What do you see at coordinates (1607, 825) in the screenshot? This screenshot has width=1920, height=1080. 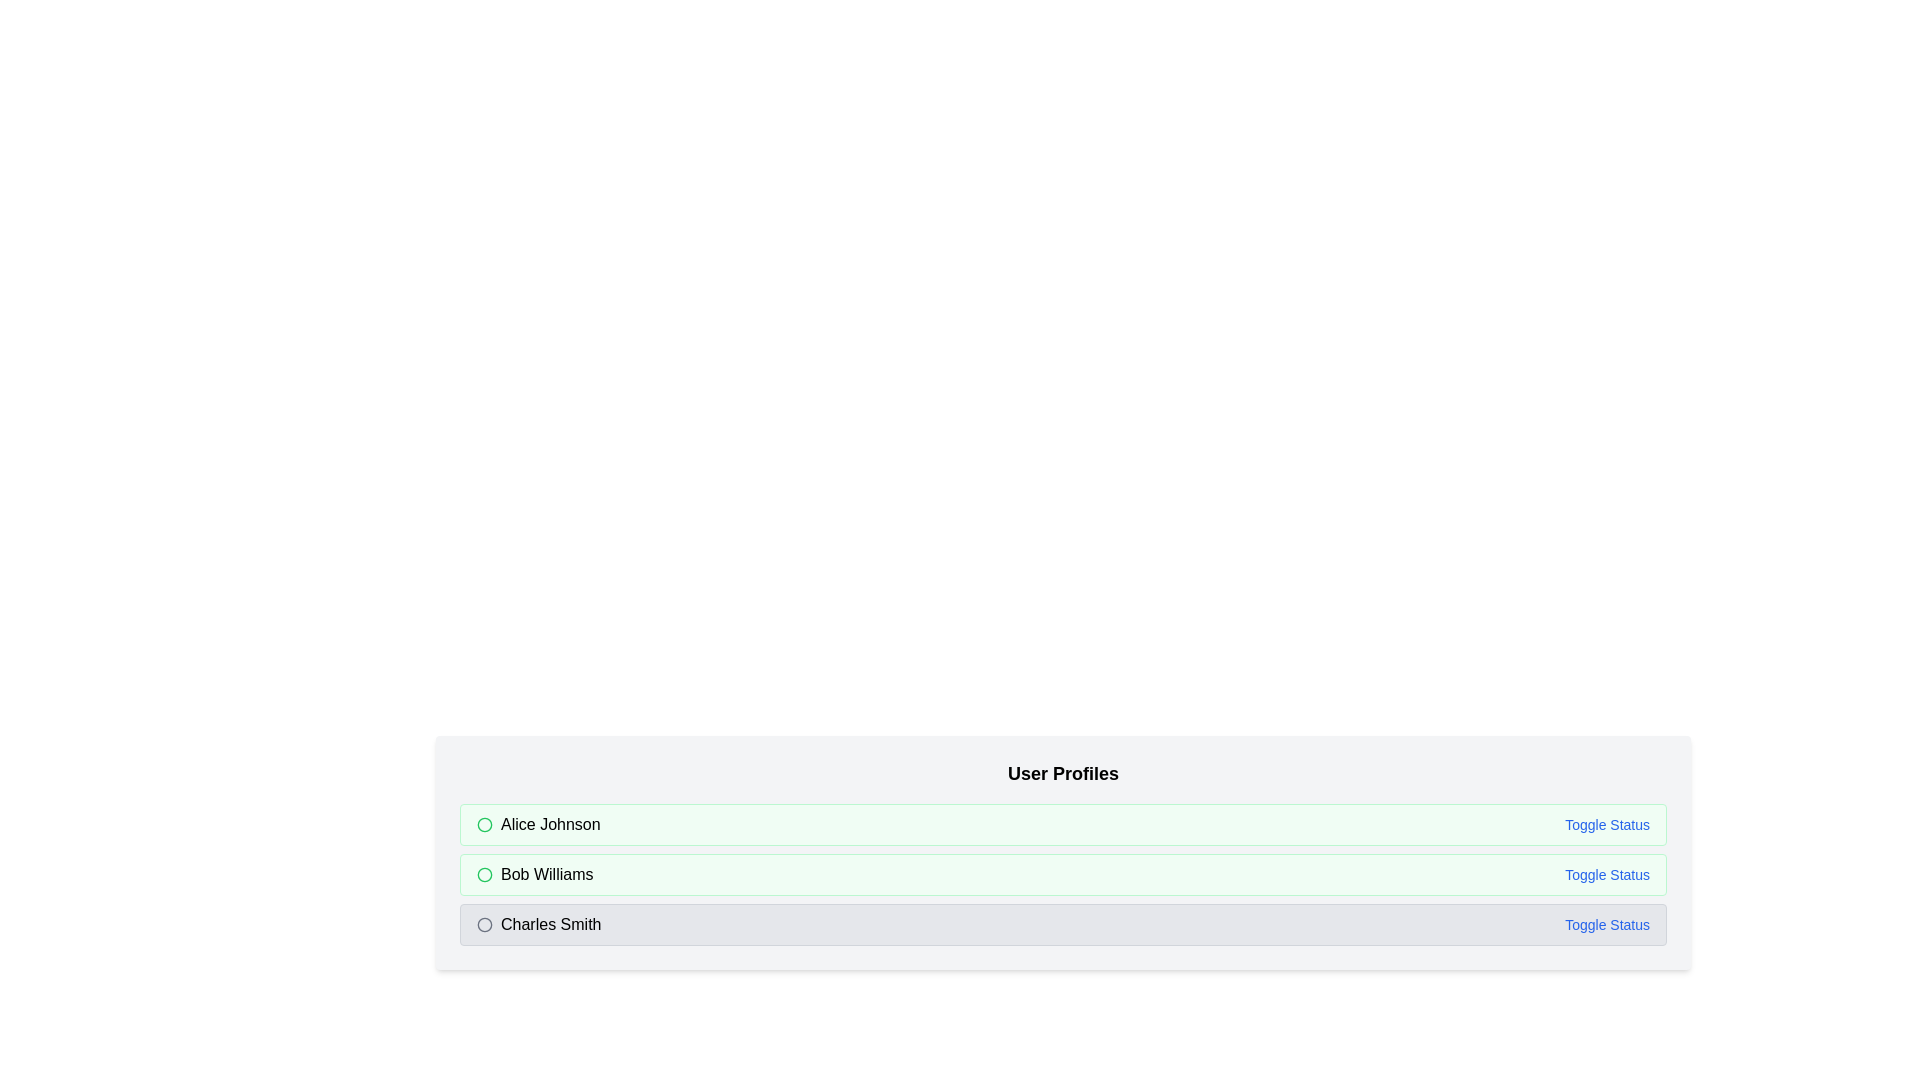 I see `the hyperlink element that serves as a toggle for the status related to 'Alice Johnson' to trigger the underline effect` at bounding box center [1607, 825].